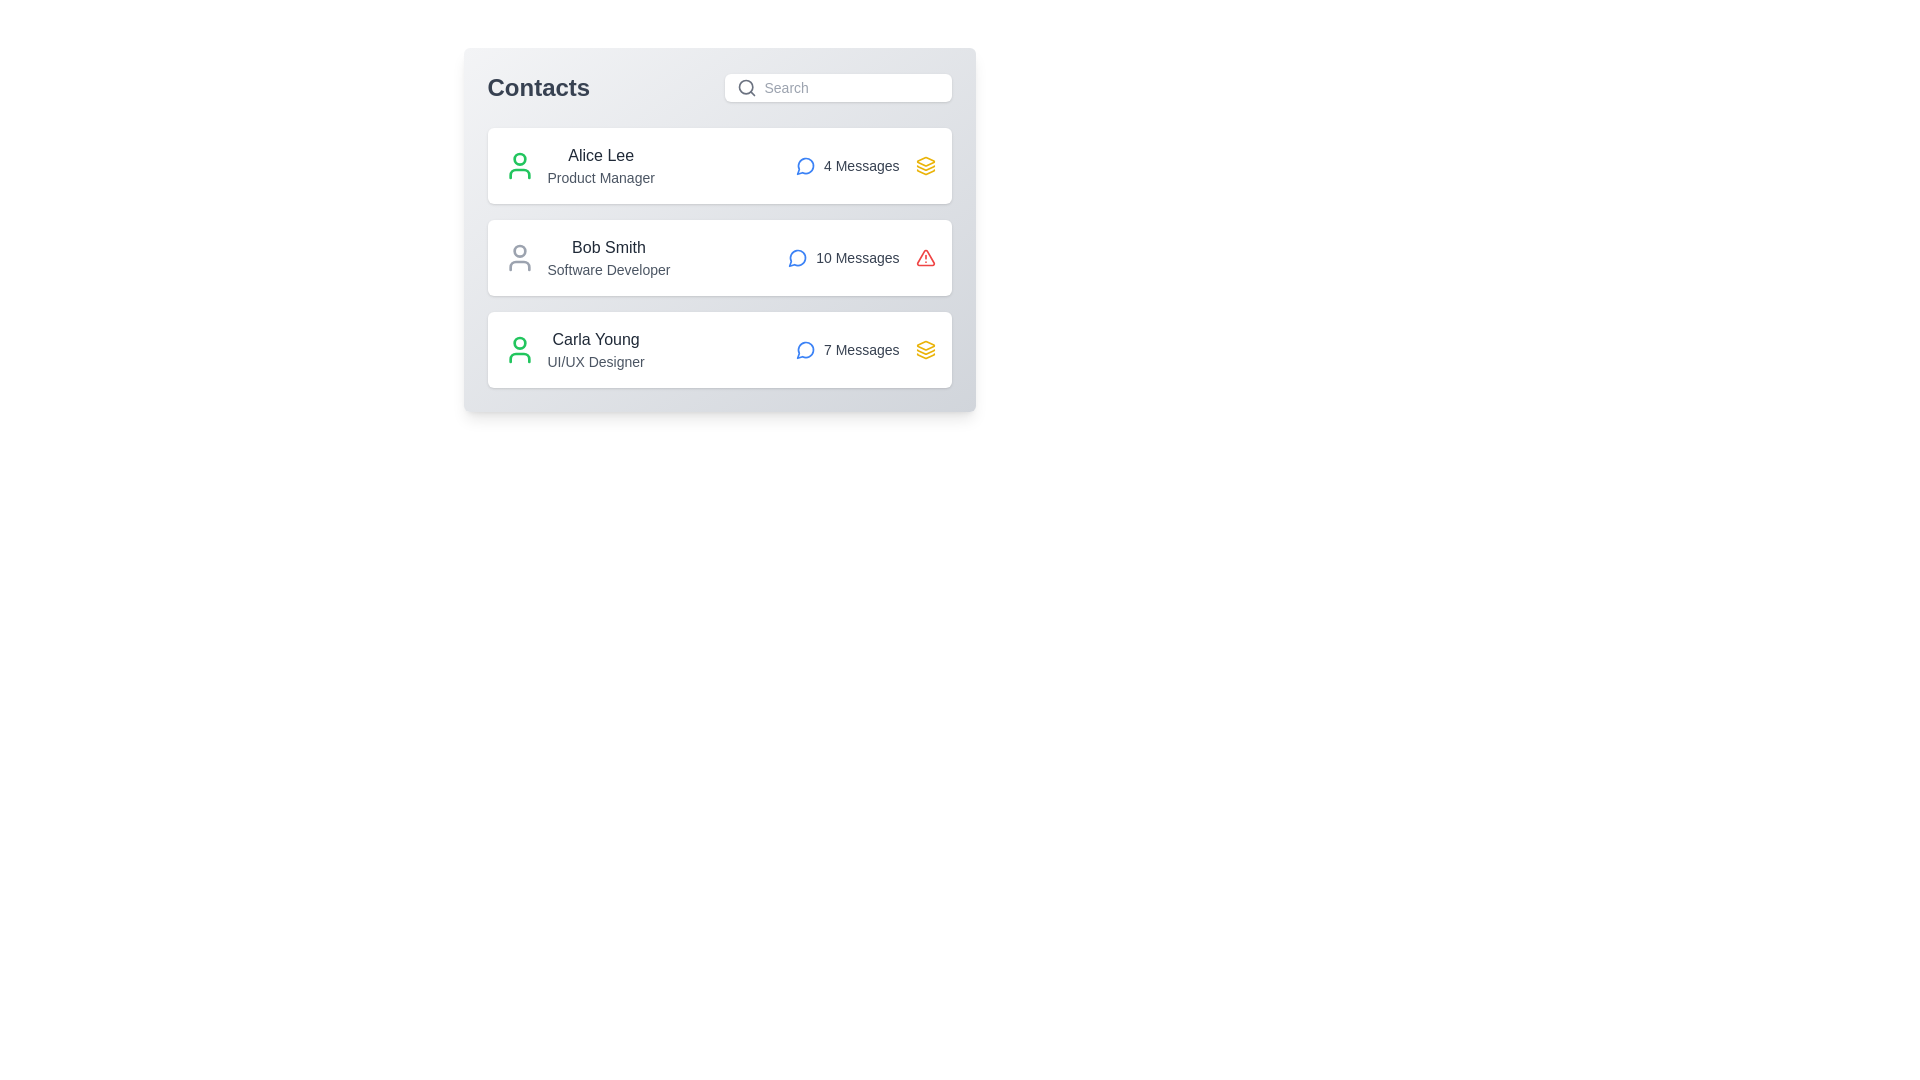 Image resolution: width=1920 pixels, height=1080 pixels. I want to click on the contact name Bob Smith to focus or select it, so click(608, 246).